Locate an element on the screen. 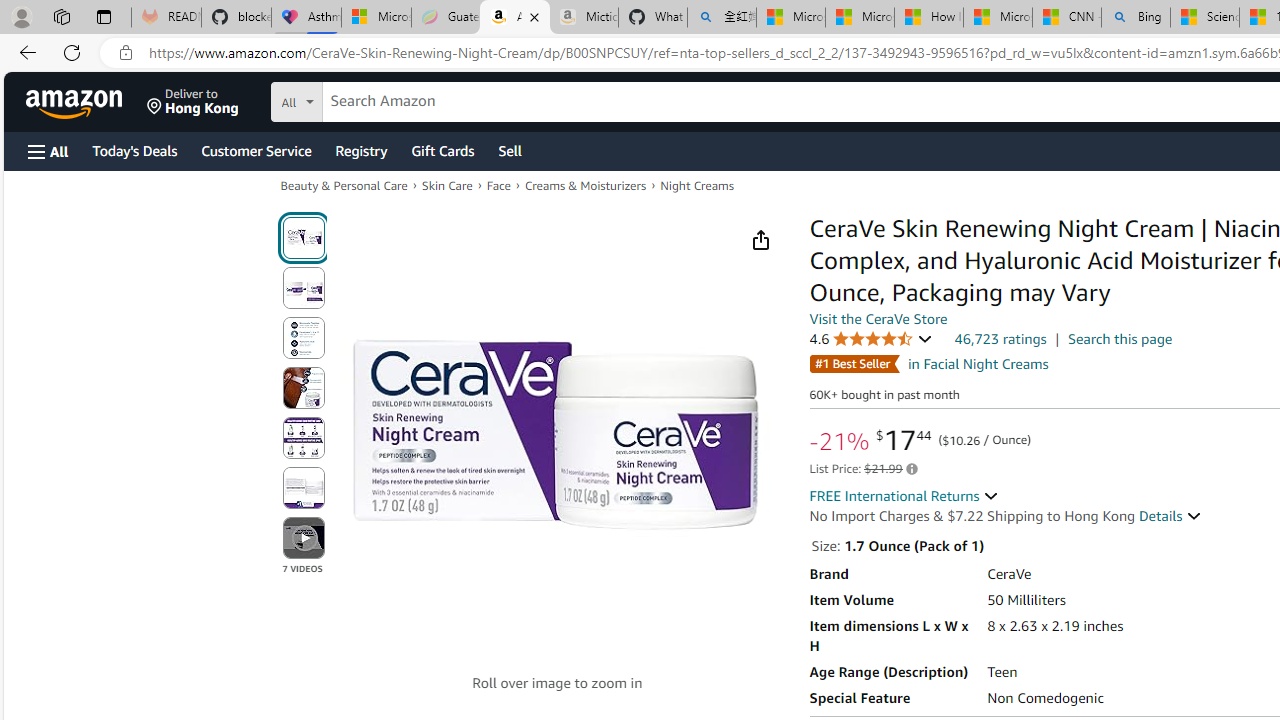  'Workspaces' is located at coordinates (61, 16).